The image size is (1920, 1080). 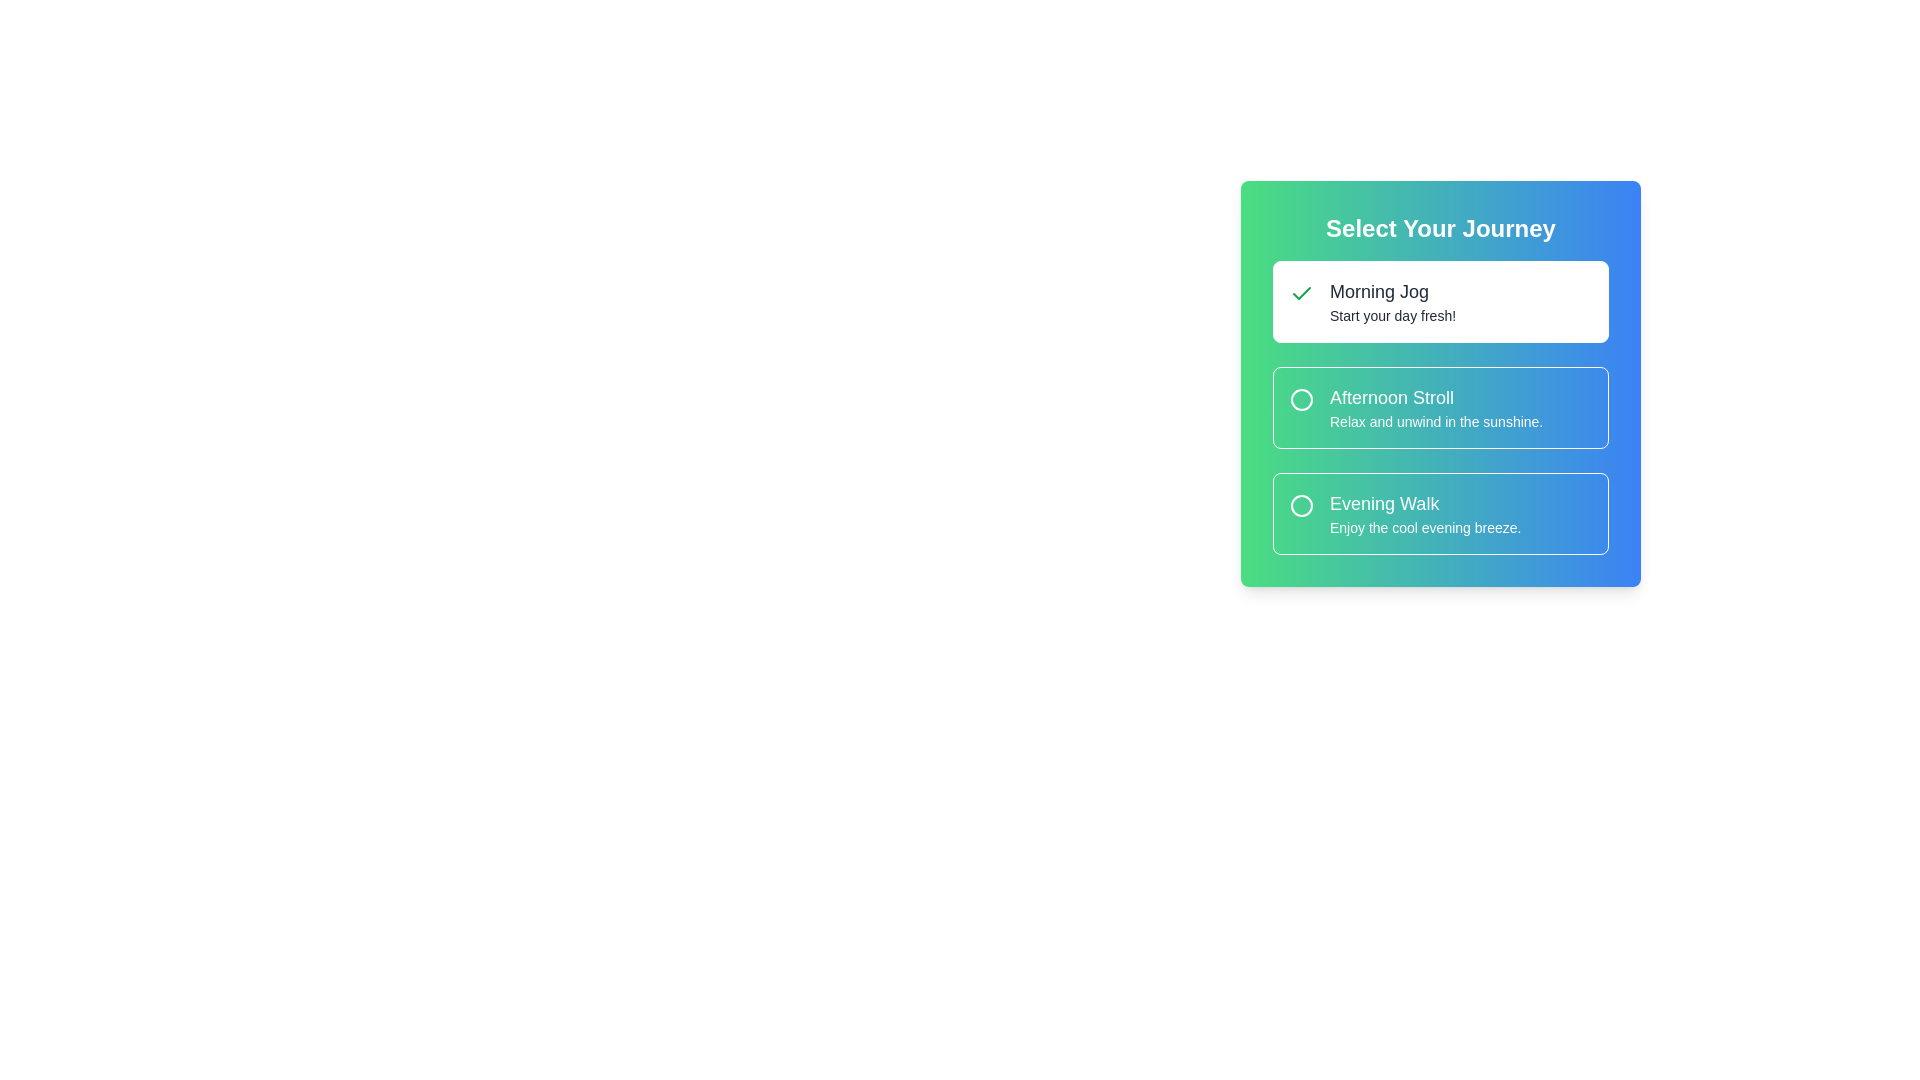 I want to click on the text label that says 'Enjoy the cool evening breeze.' which is located below 'Evening Walk' in the third option of a list with a gradient blue background, so click(x=1424, y=527).